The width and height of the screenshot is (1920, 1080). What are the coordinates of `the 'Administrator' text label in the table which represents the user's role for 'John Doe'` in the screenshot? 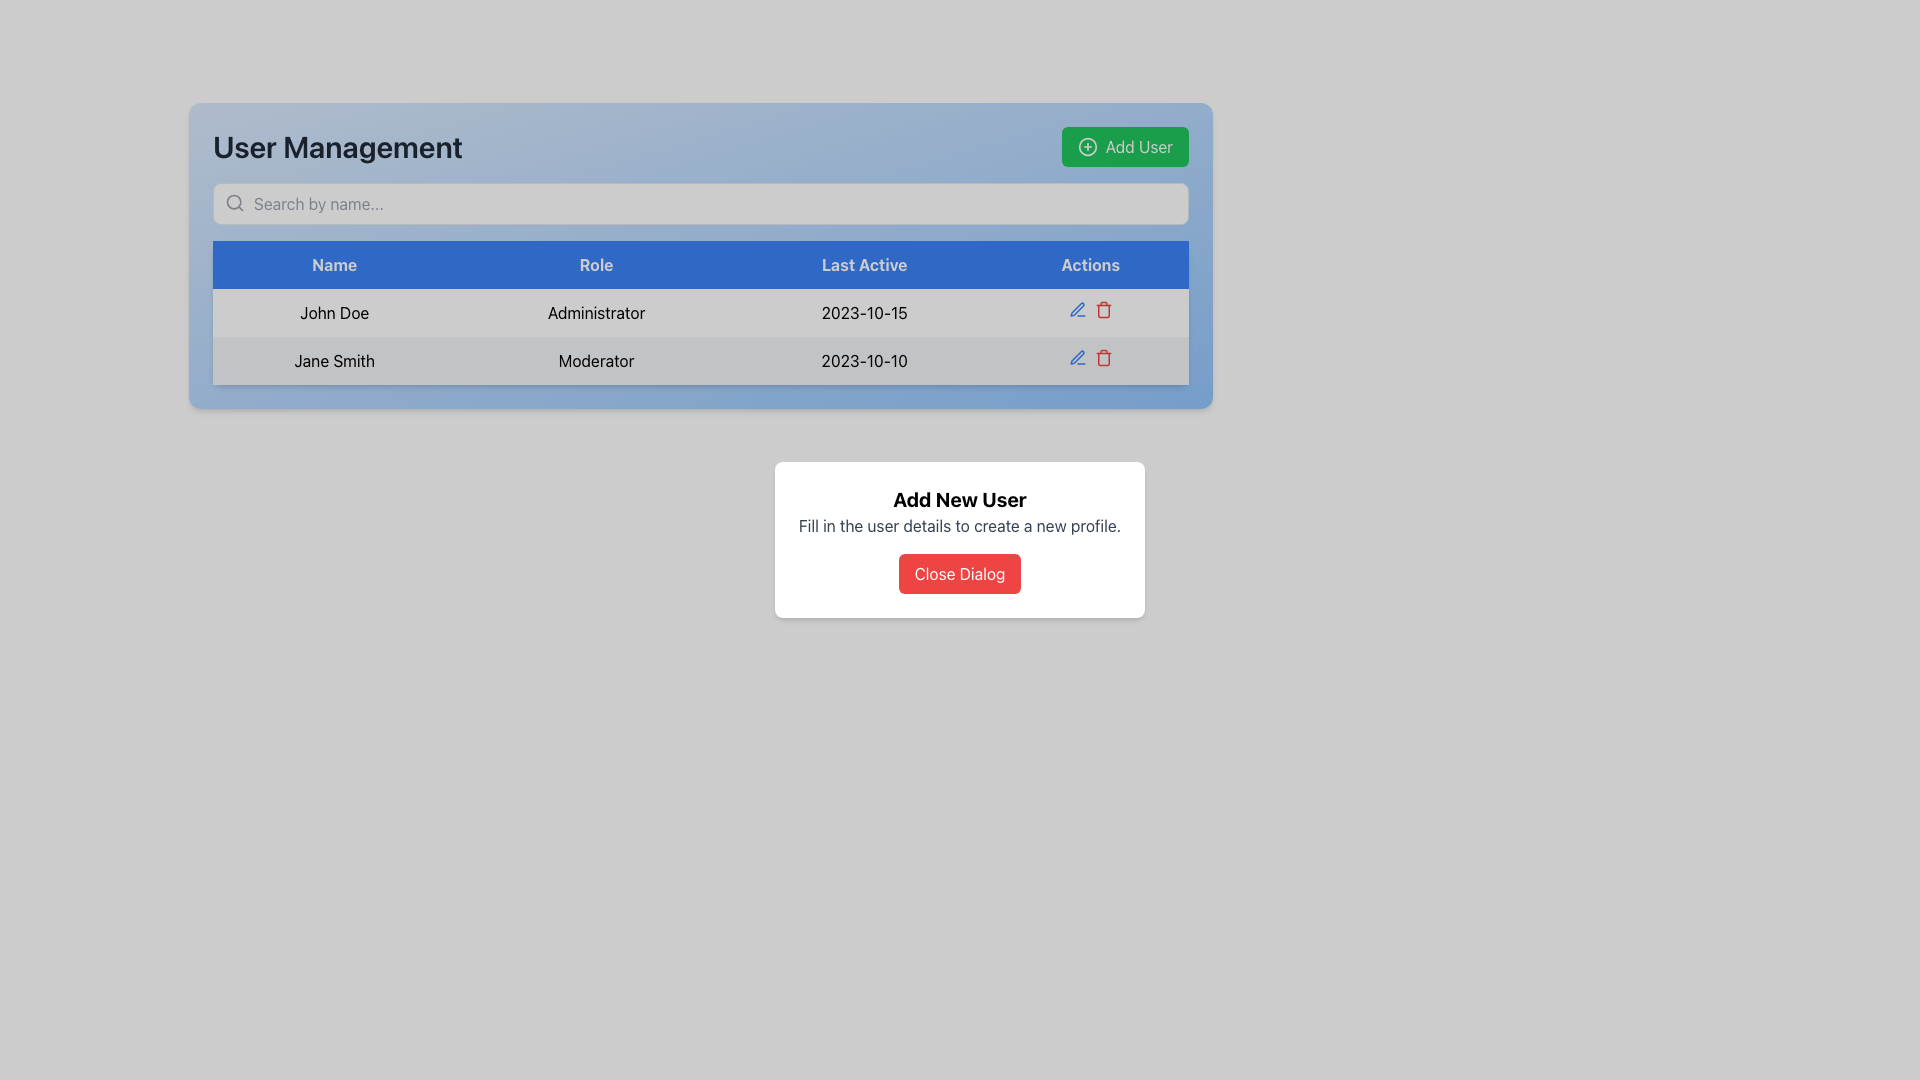 It's located at (595, 312).